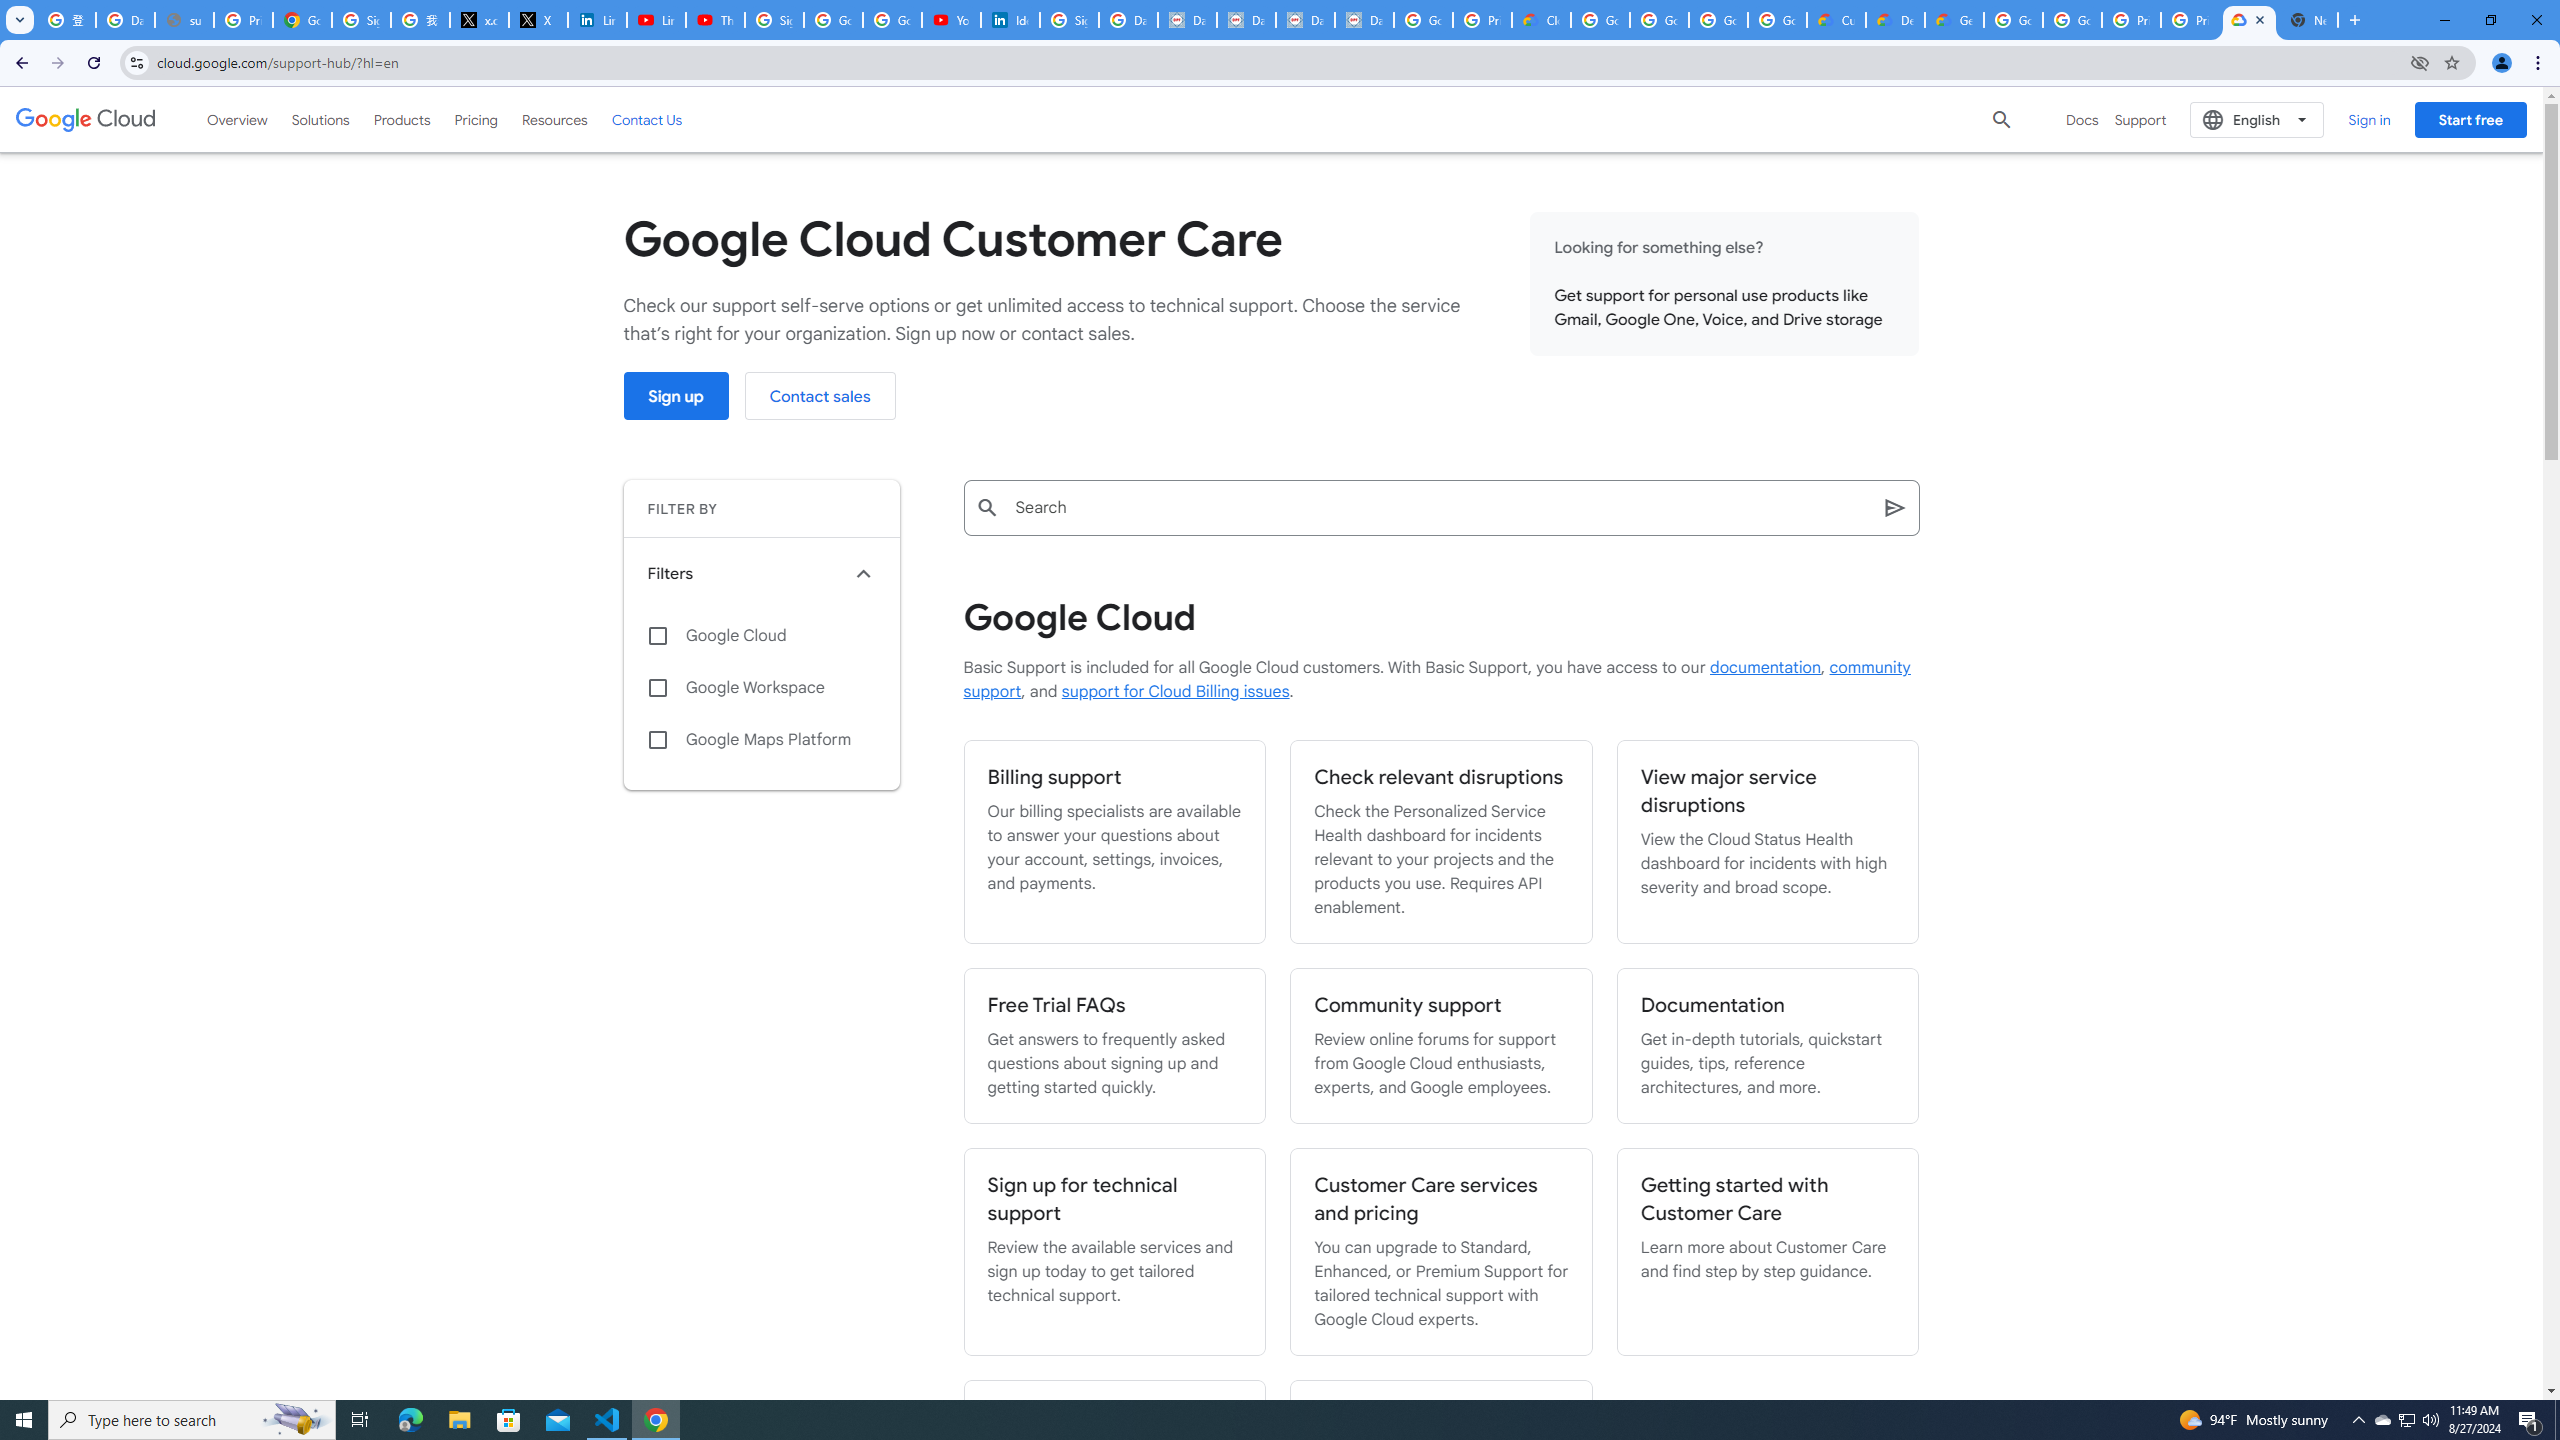 The width and height of the screenshot is (2560, 1440). Describe the element at coordinates (1186, 19) in the screenshot. I see `'Data Privacy Framework'` at that location.